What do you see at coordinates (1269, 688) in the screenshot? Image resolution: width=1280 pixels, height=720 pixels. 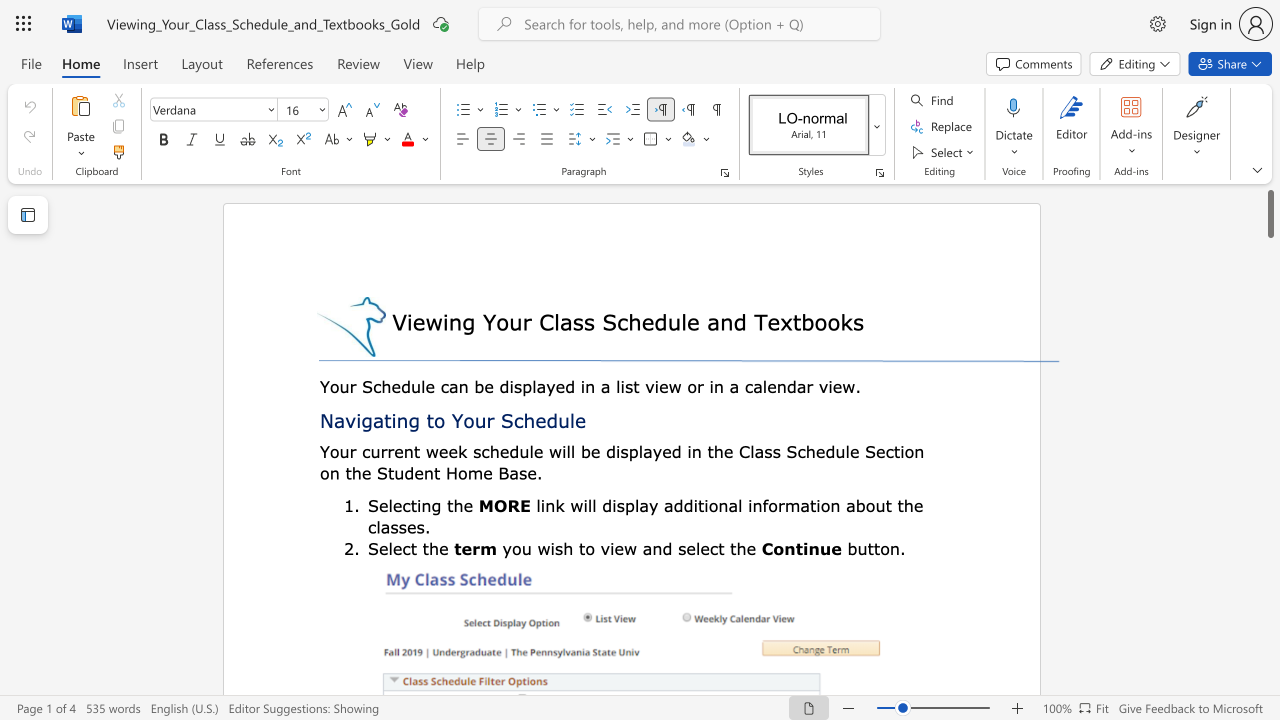 I see `the scrollbar to move the page downward` at bounding box center [1269, 688].